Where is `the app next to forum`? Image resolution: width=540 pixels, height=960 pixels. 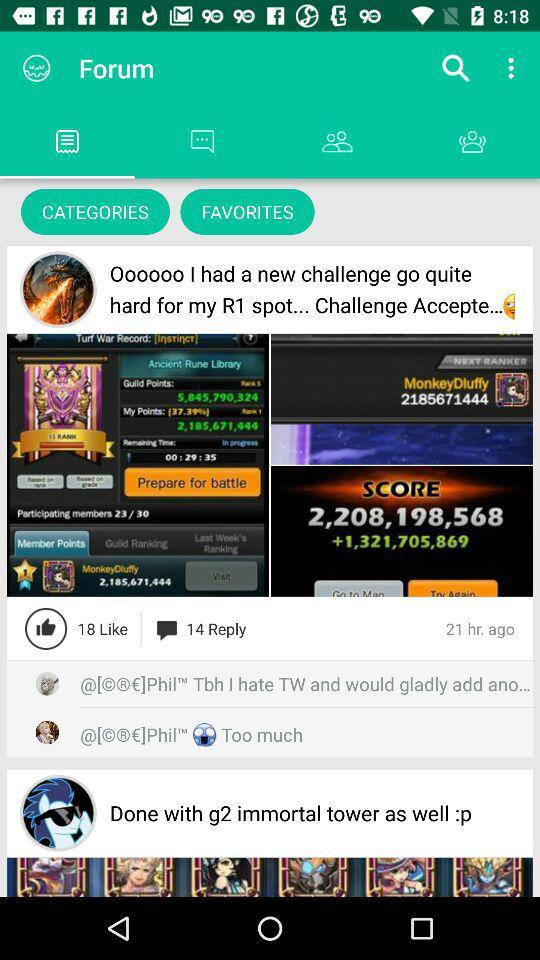 the app next to forum is located at coordinates (455, 68).